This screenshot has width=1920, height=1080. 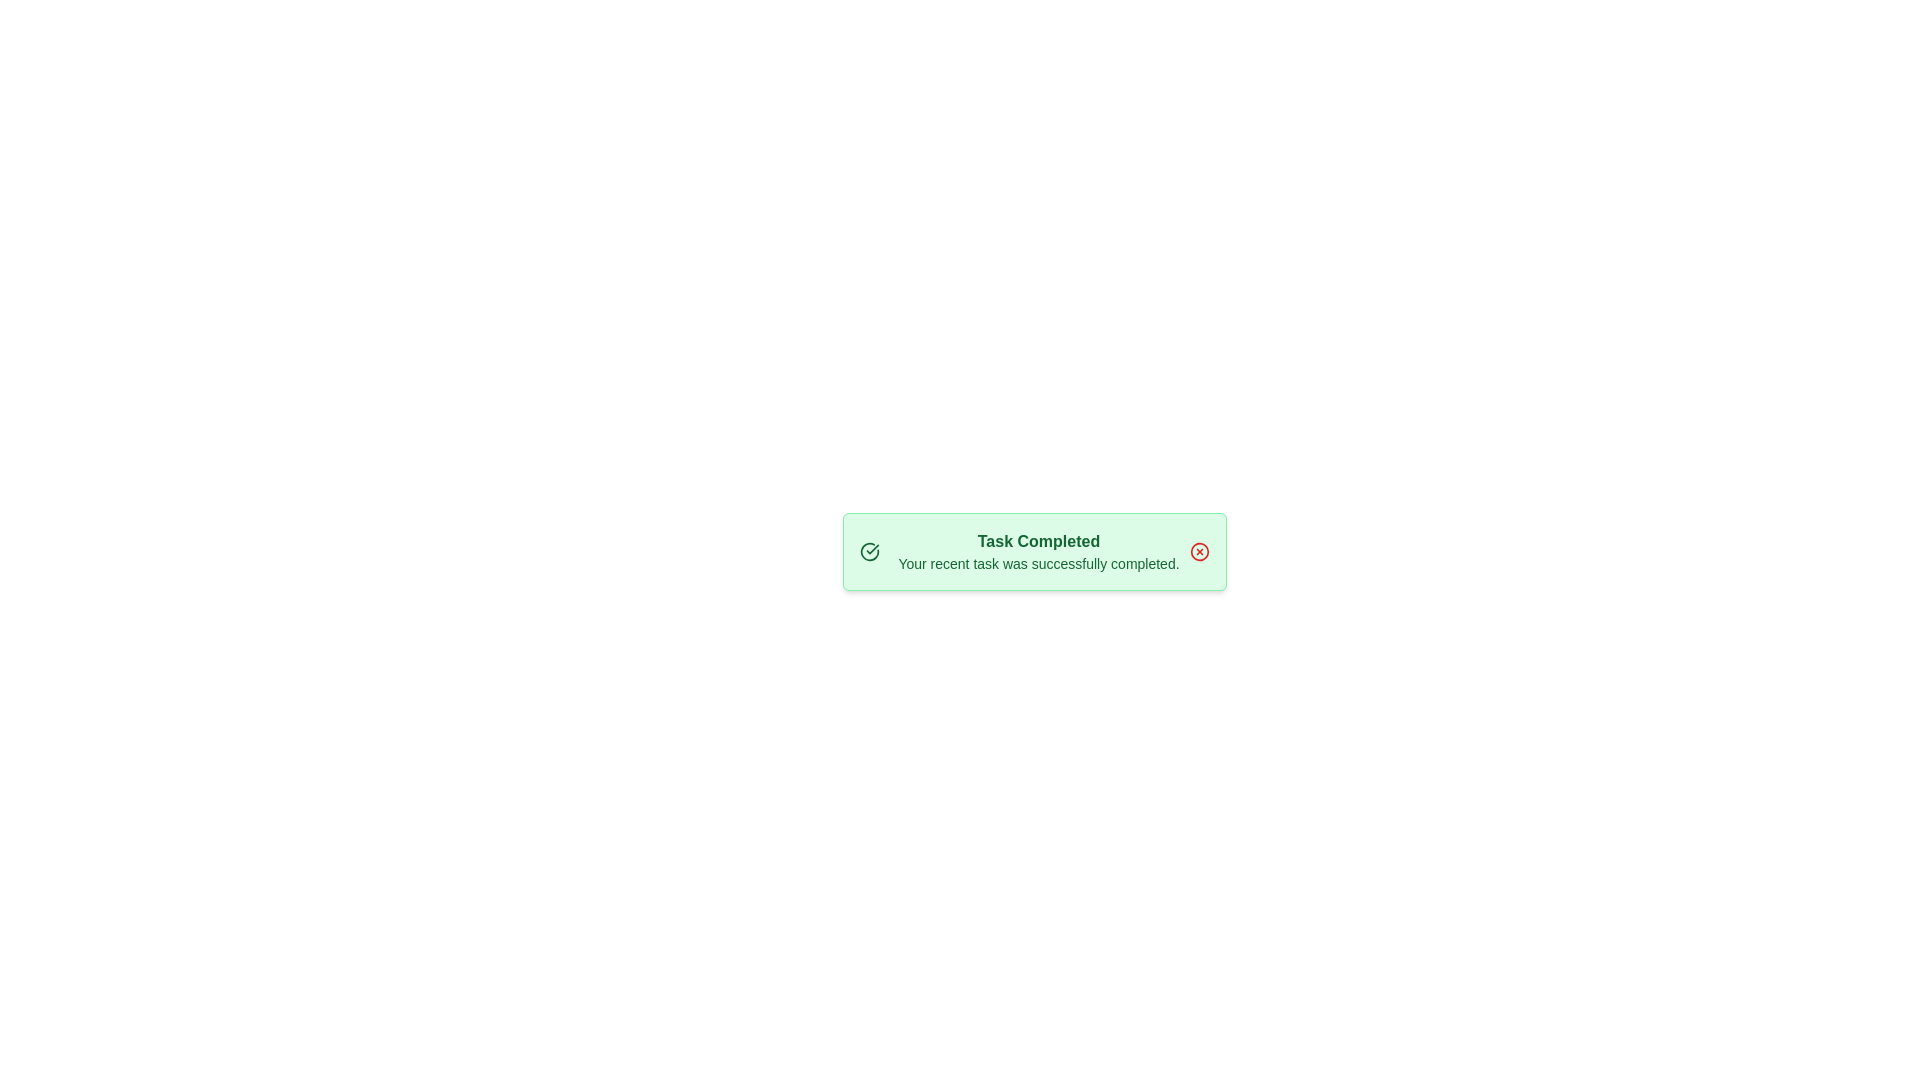 I want to click on the text content of the alert, so click(x=896, y=528).